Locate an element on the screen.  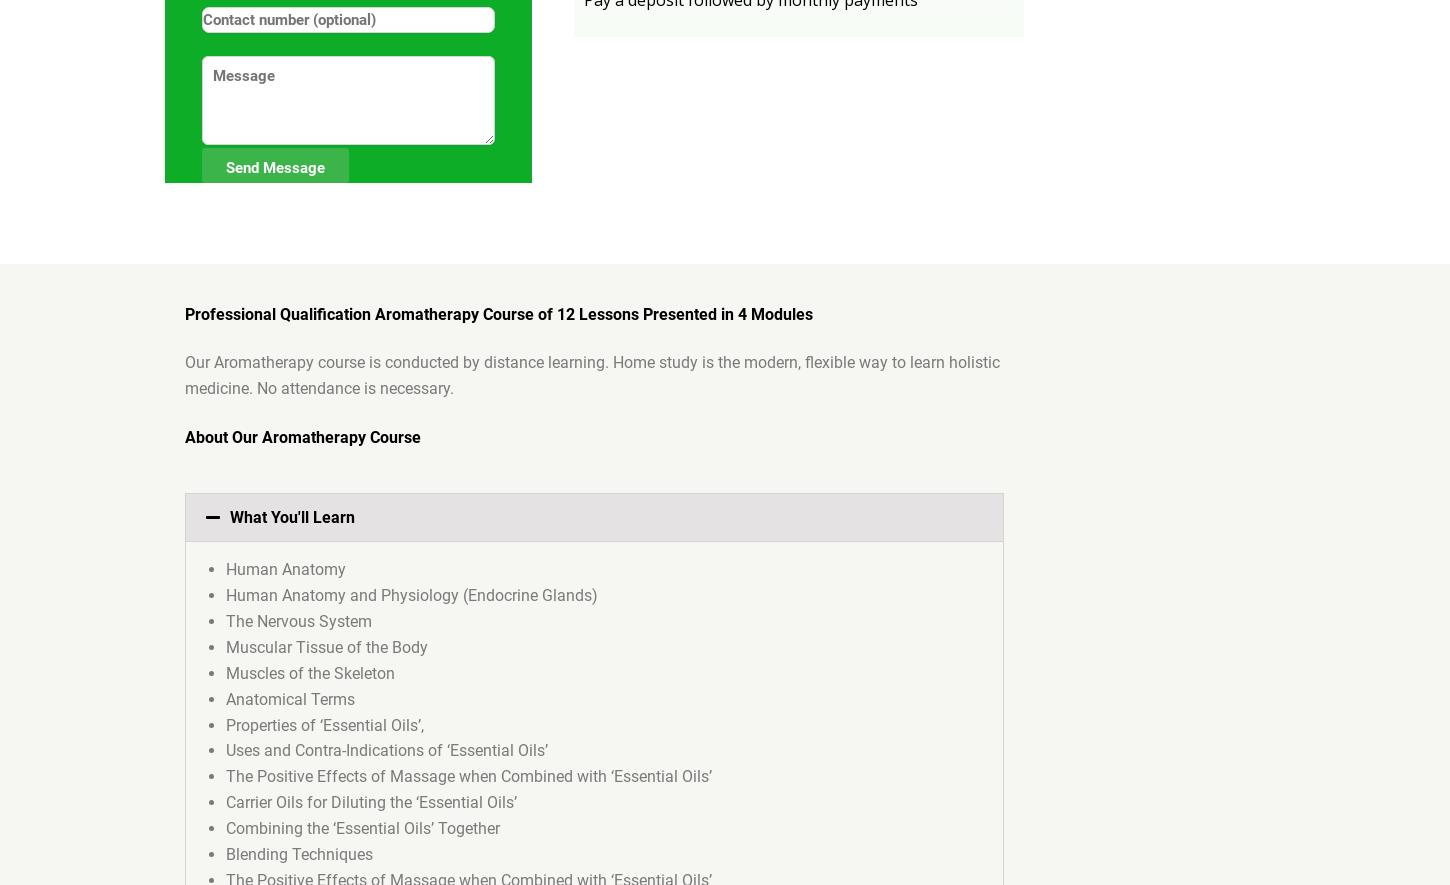
'The Nervous System' is located at coordinates (298, 620).